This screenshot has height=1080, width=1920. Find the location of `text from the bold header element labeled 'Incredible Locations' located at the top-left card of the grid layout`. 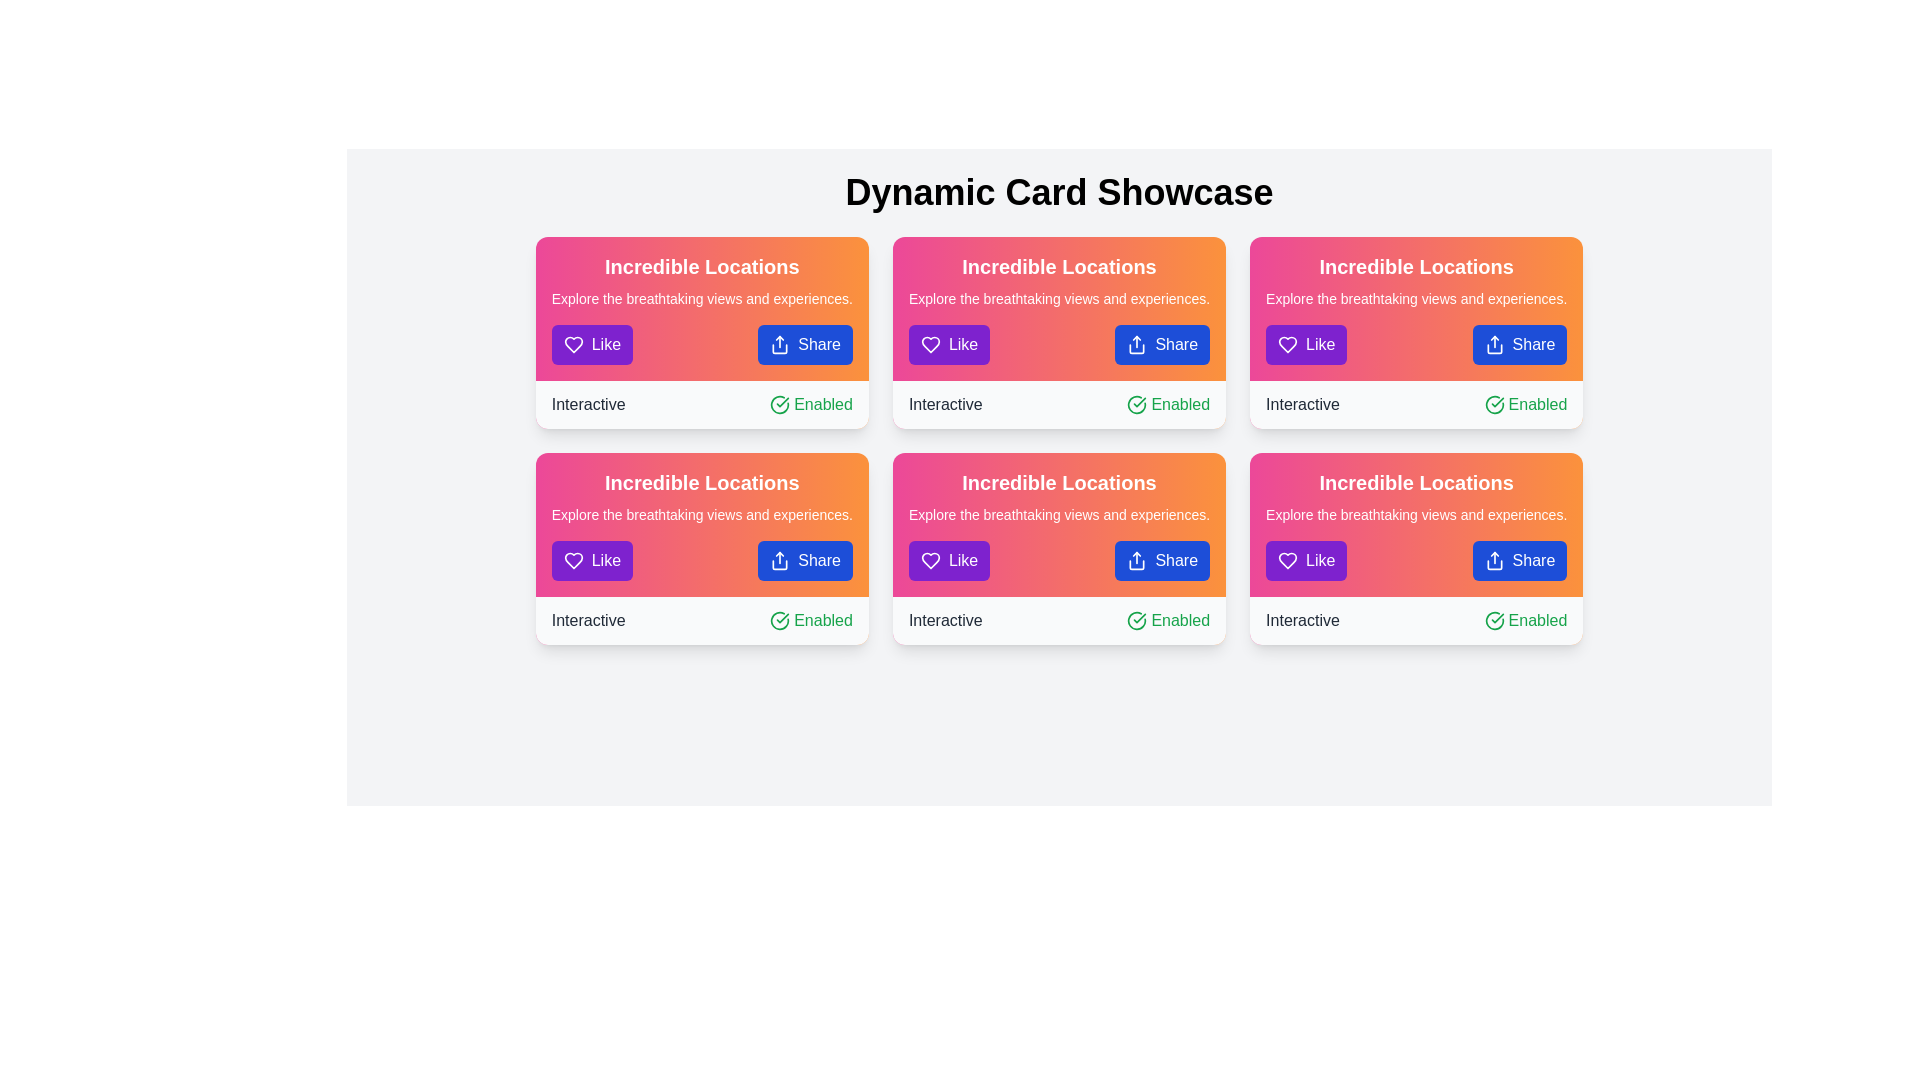

text from the bold header element labeled 'Incredible Locations' located at the top-left card of the grid layout is located at coordinates (702, 265).